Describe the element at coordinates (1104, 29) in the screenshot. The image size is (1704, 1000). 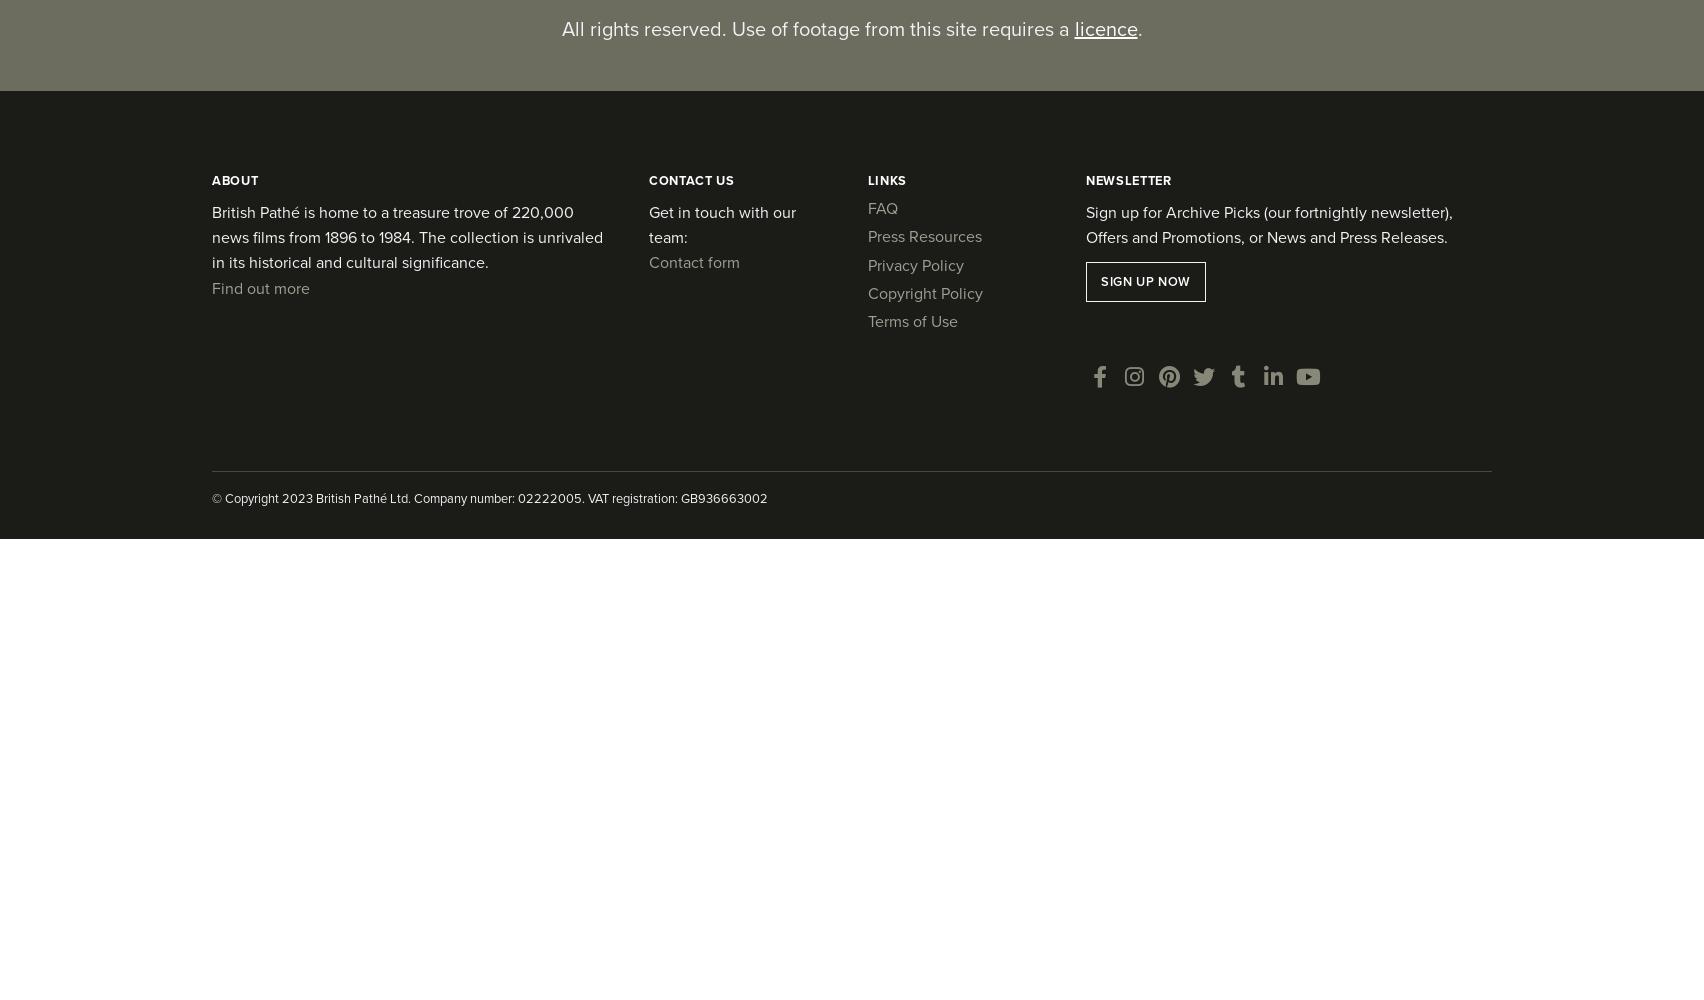
I see `'licence'` at that location.